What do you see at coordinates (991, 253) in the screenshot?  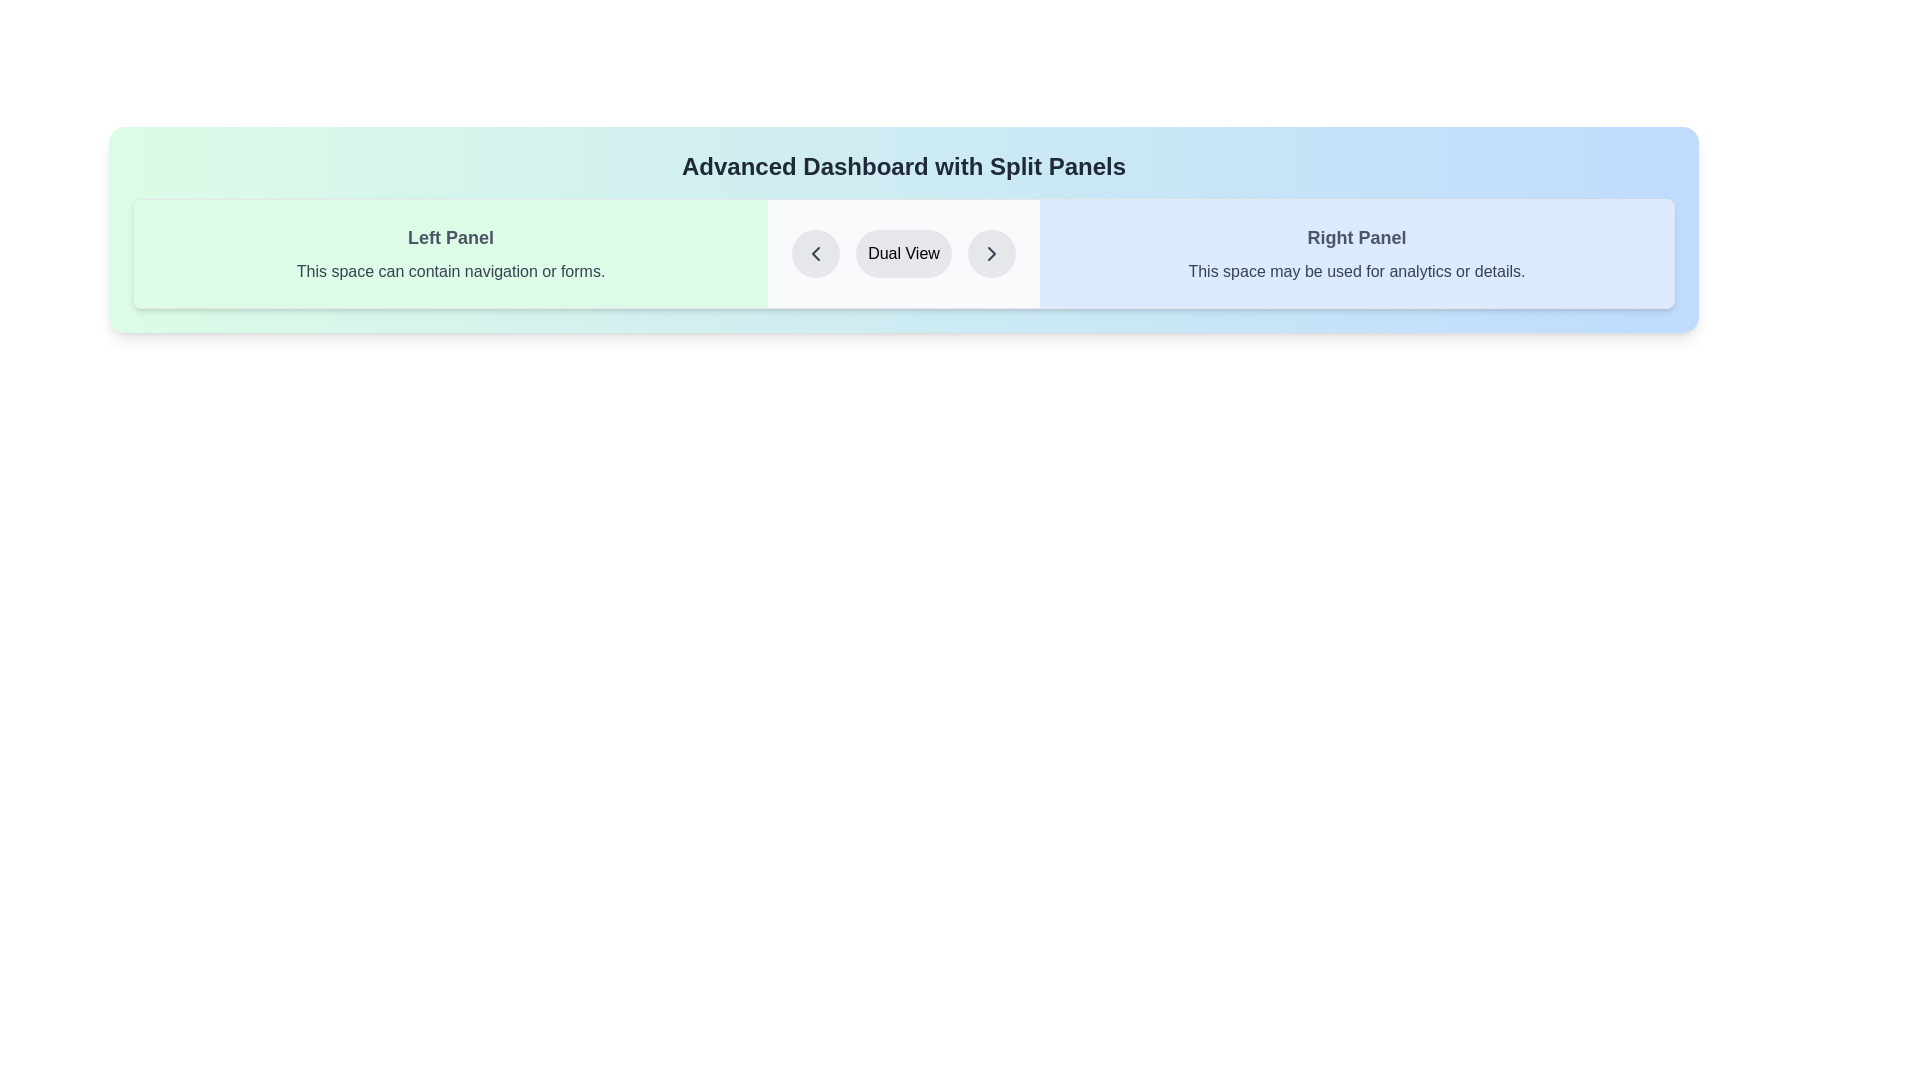 I see `the third interactive button in the horizontal group, located to the right of the 'Dual View' button` at bounding box center [991, 253].